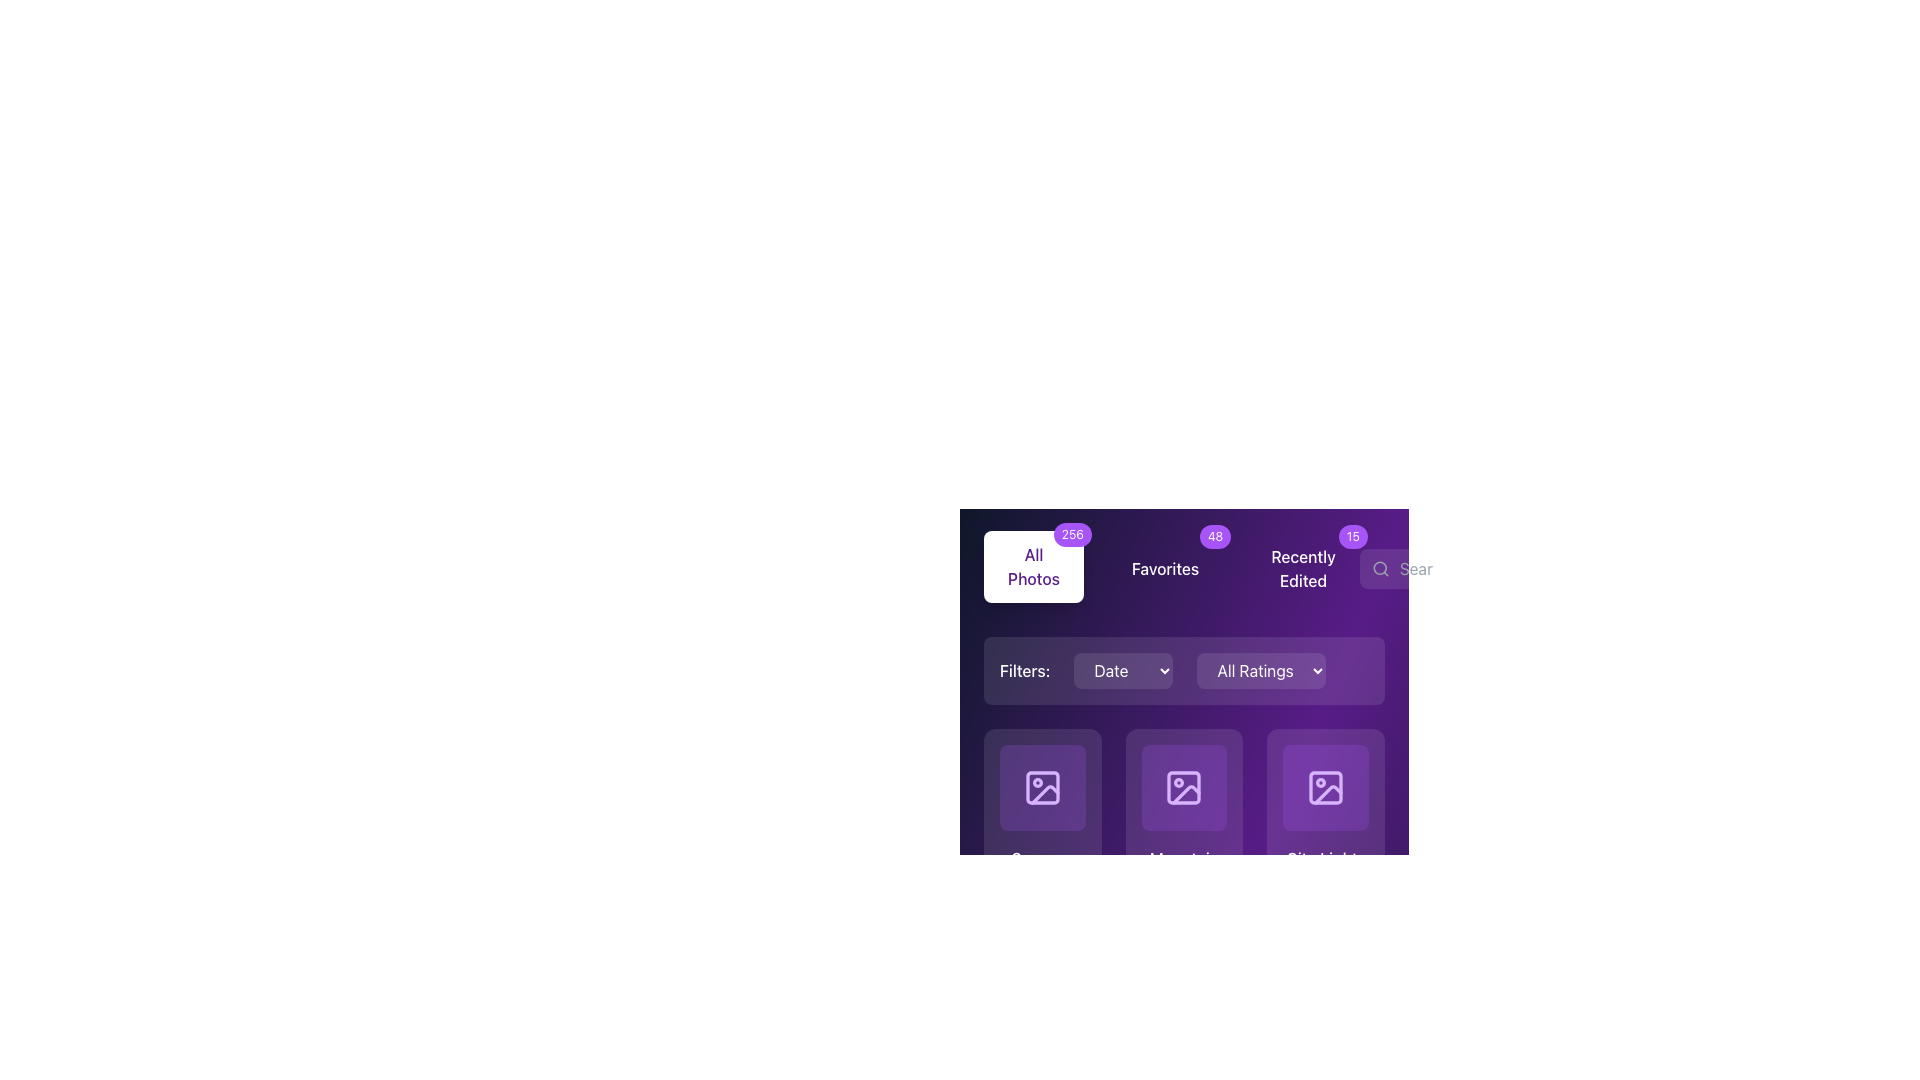 This screenshot has width=1920, height=1080. I want to click on the preview button for the image associated with 'Summer Vacation2023-08-15', so click(1041, 786).